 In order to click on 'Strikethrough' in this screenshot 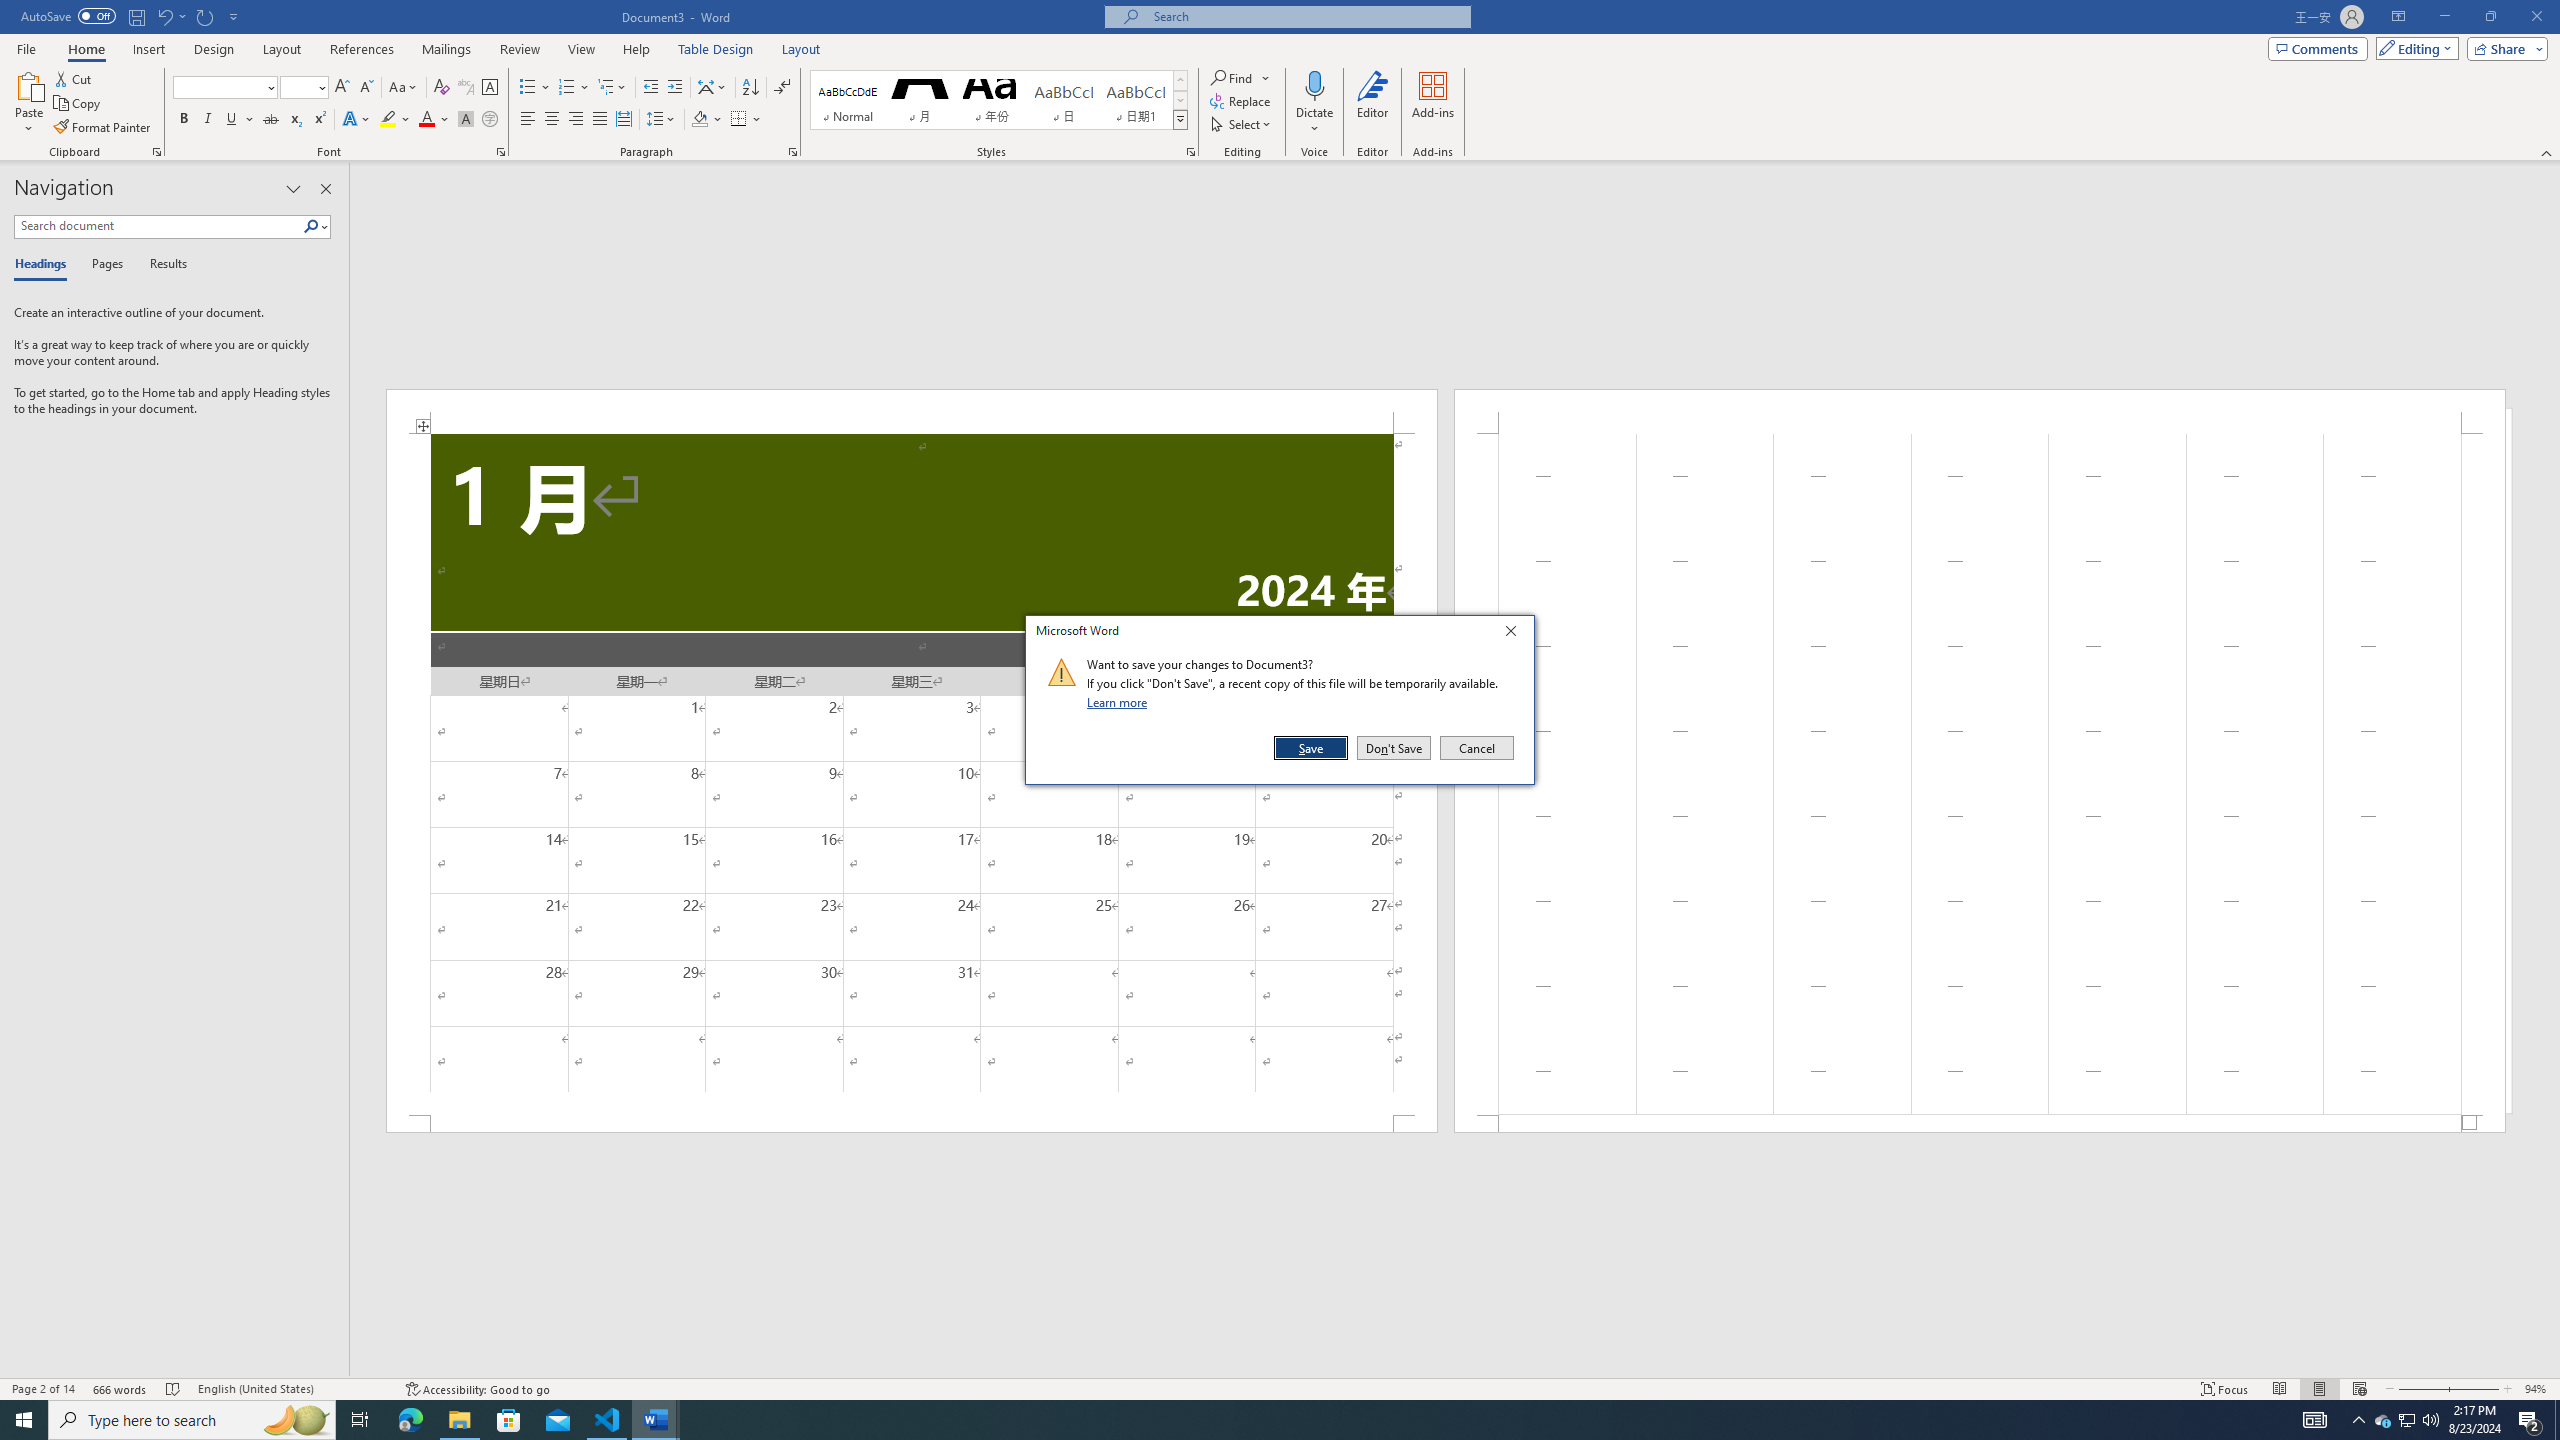, I will do `click(270, 118)`.